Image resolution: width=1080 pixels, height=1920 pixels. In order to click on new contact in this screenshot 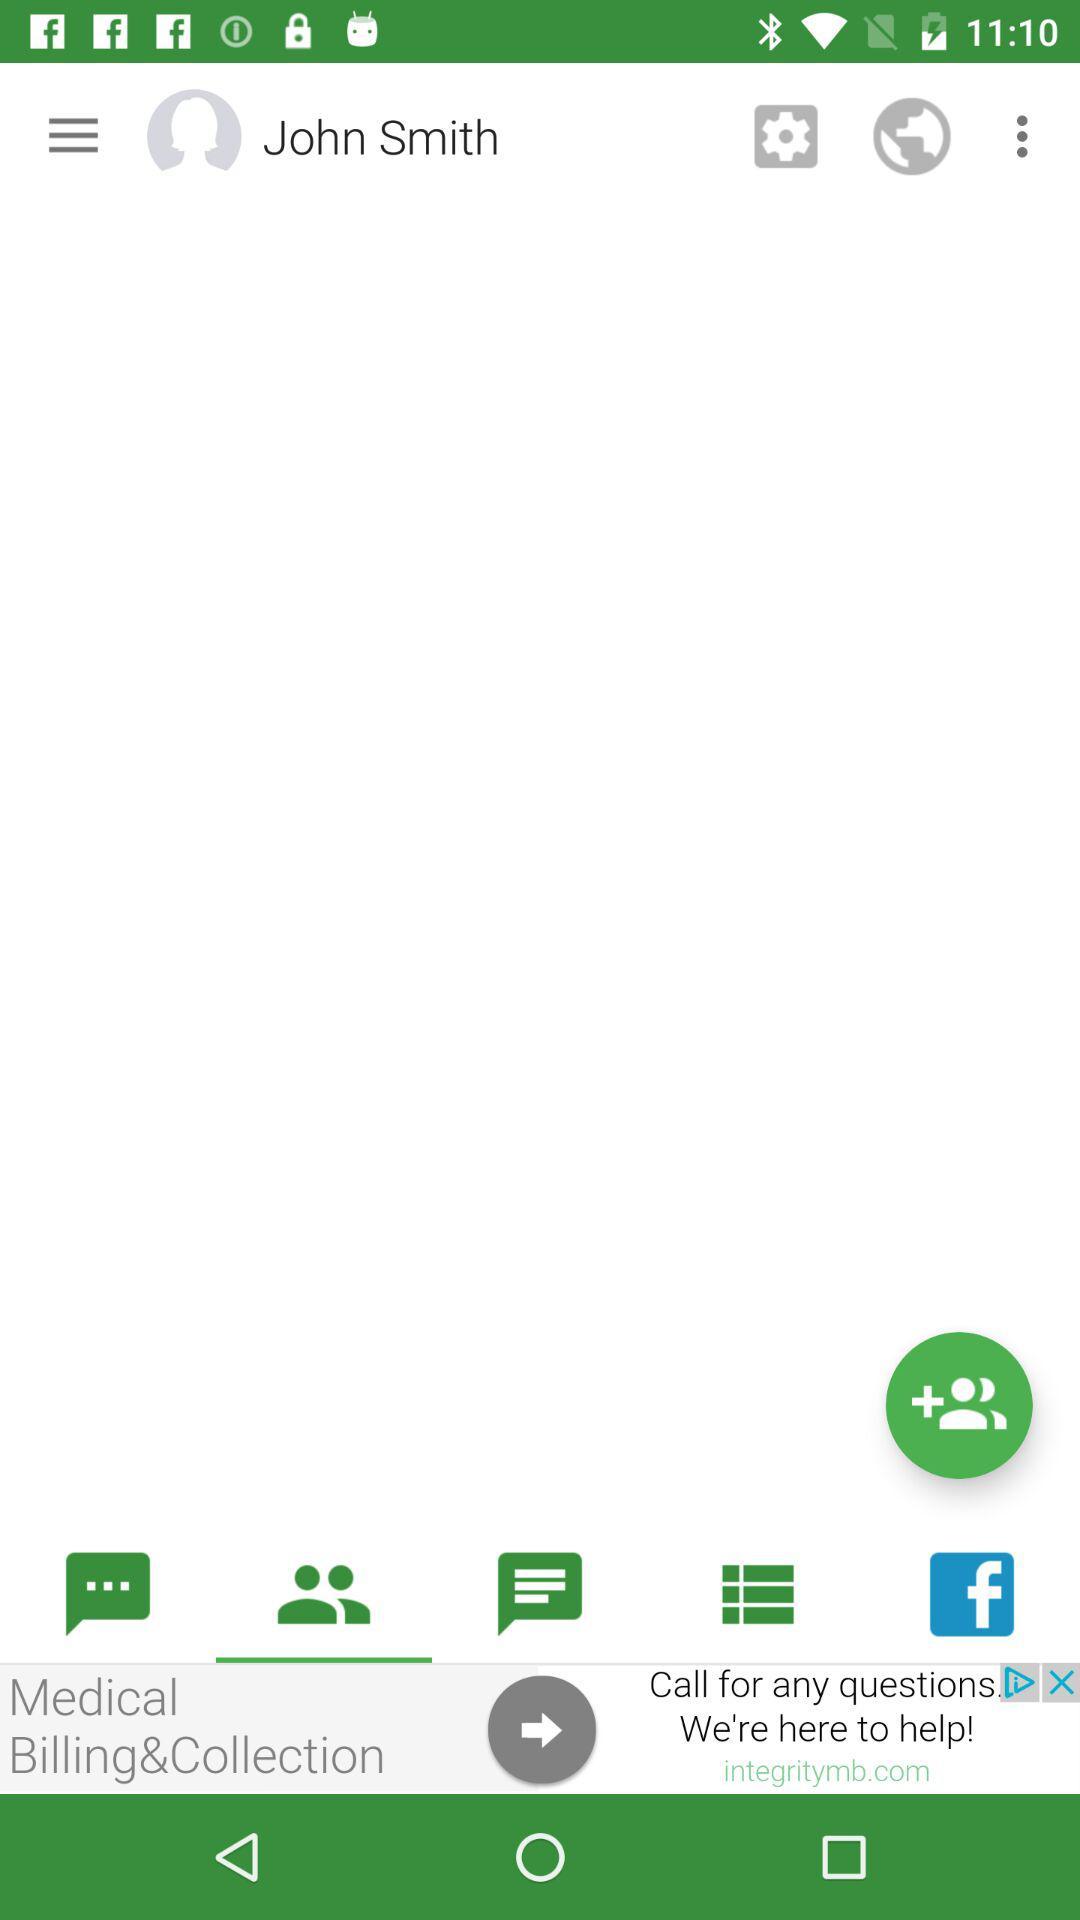, I will do `click(958, 1404)`.